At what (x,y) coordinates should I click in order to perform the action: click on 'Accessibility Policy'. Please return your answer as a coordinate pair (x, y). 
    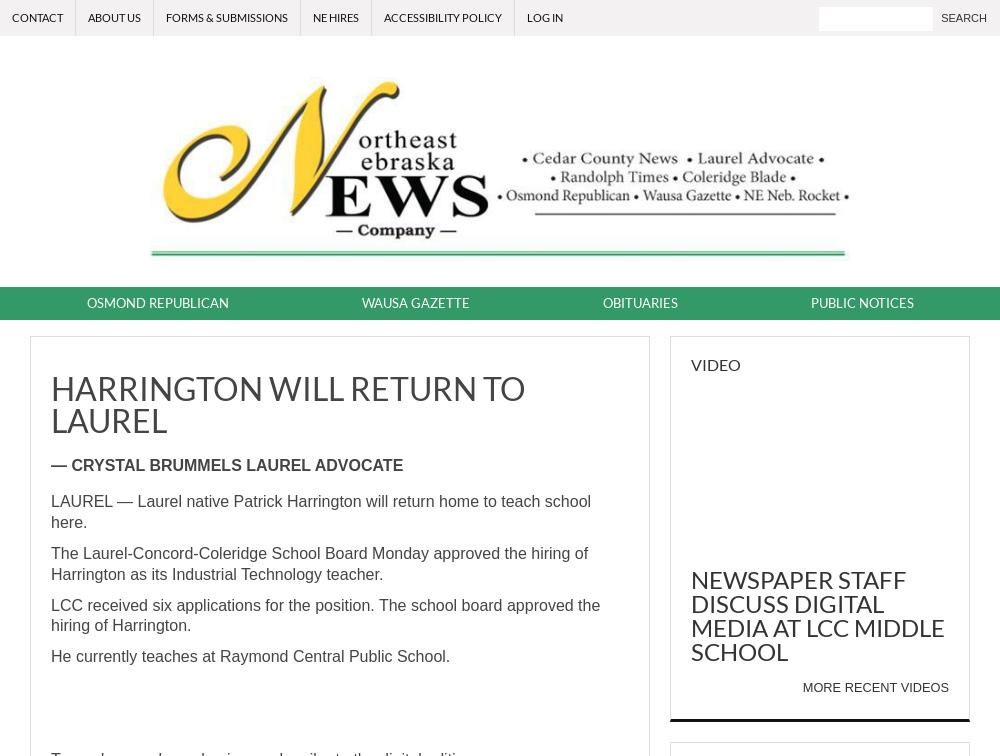
    Looking at the image, I should click on (442, 17).